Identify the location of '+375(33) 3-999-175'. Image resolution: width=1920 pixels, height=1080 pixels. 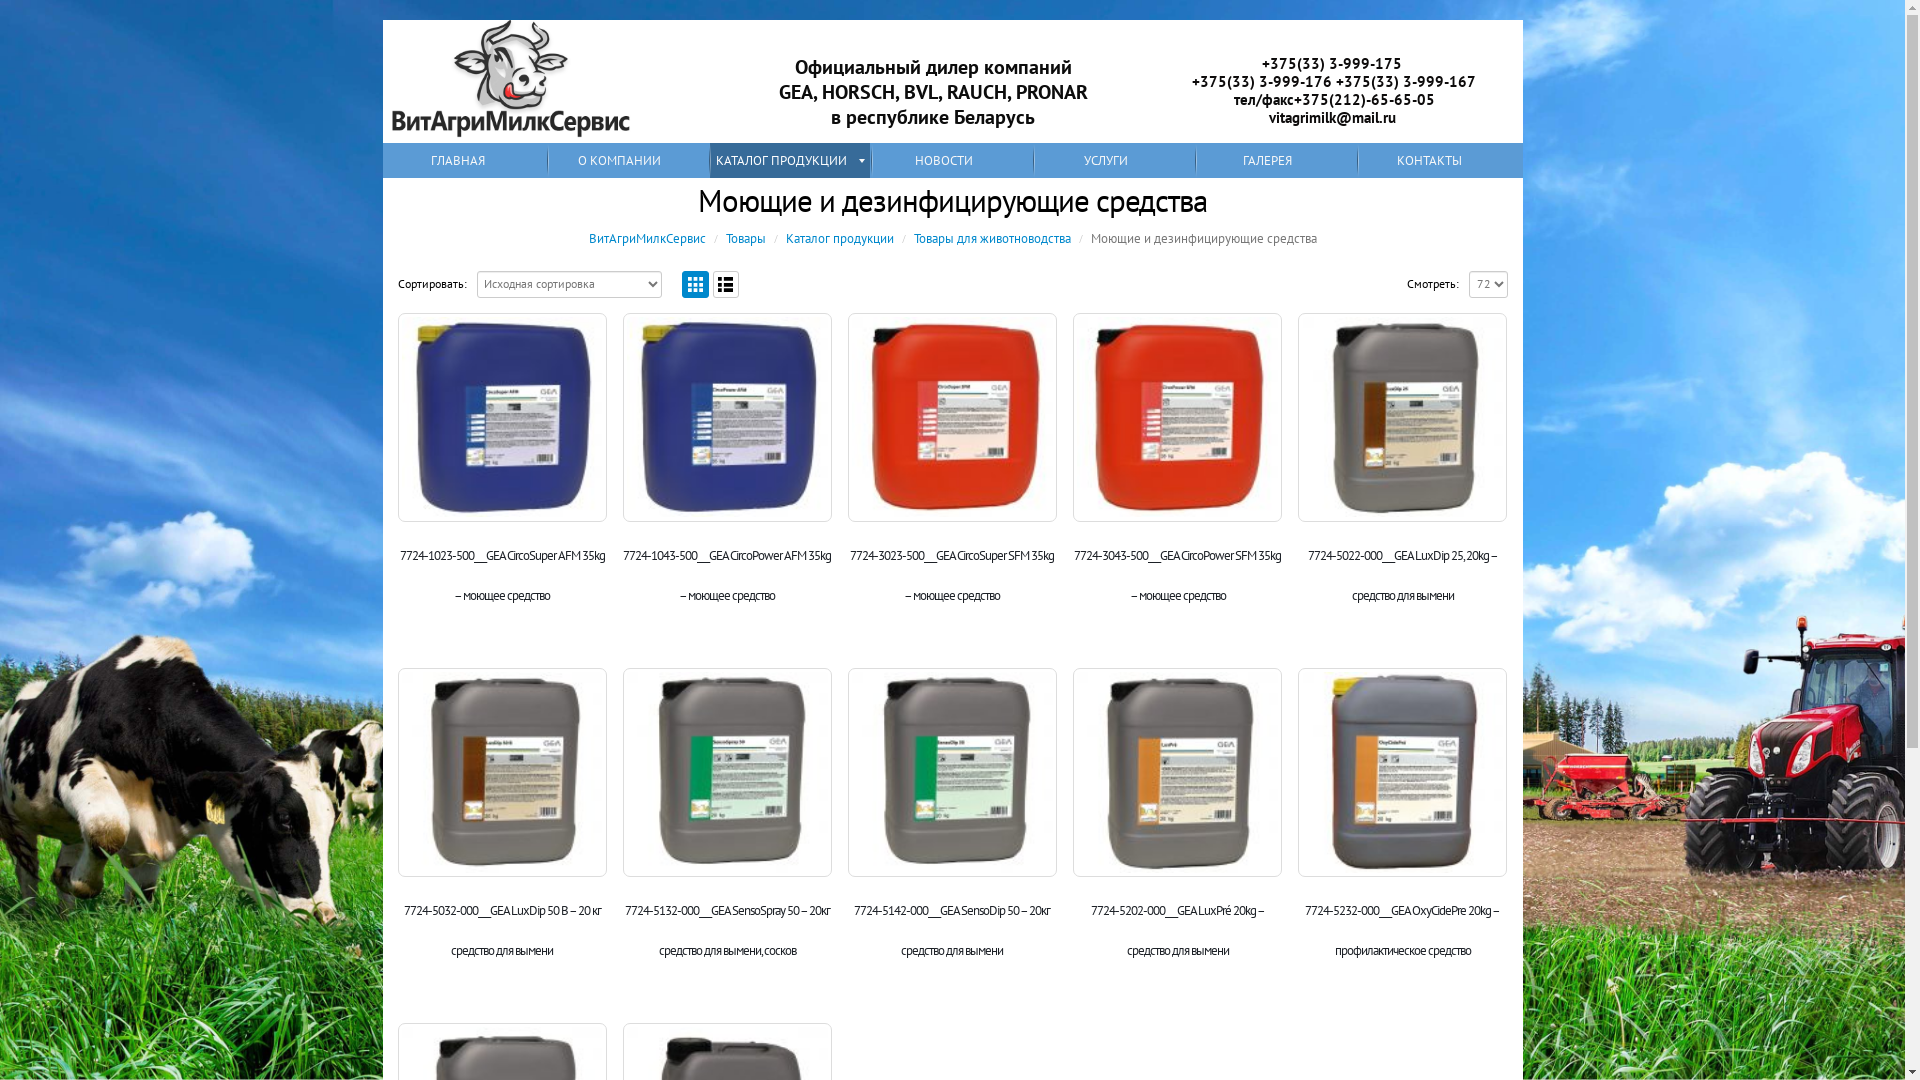
(1332, 62).